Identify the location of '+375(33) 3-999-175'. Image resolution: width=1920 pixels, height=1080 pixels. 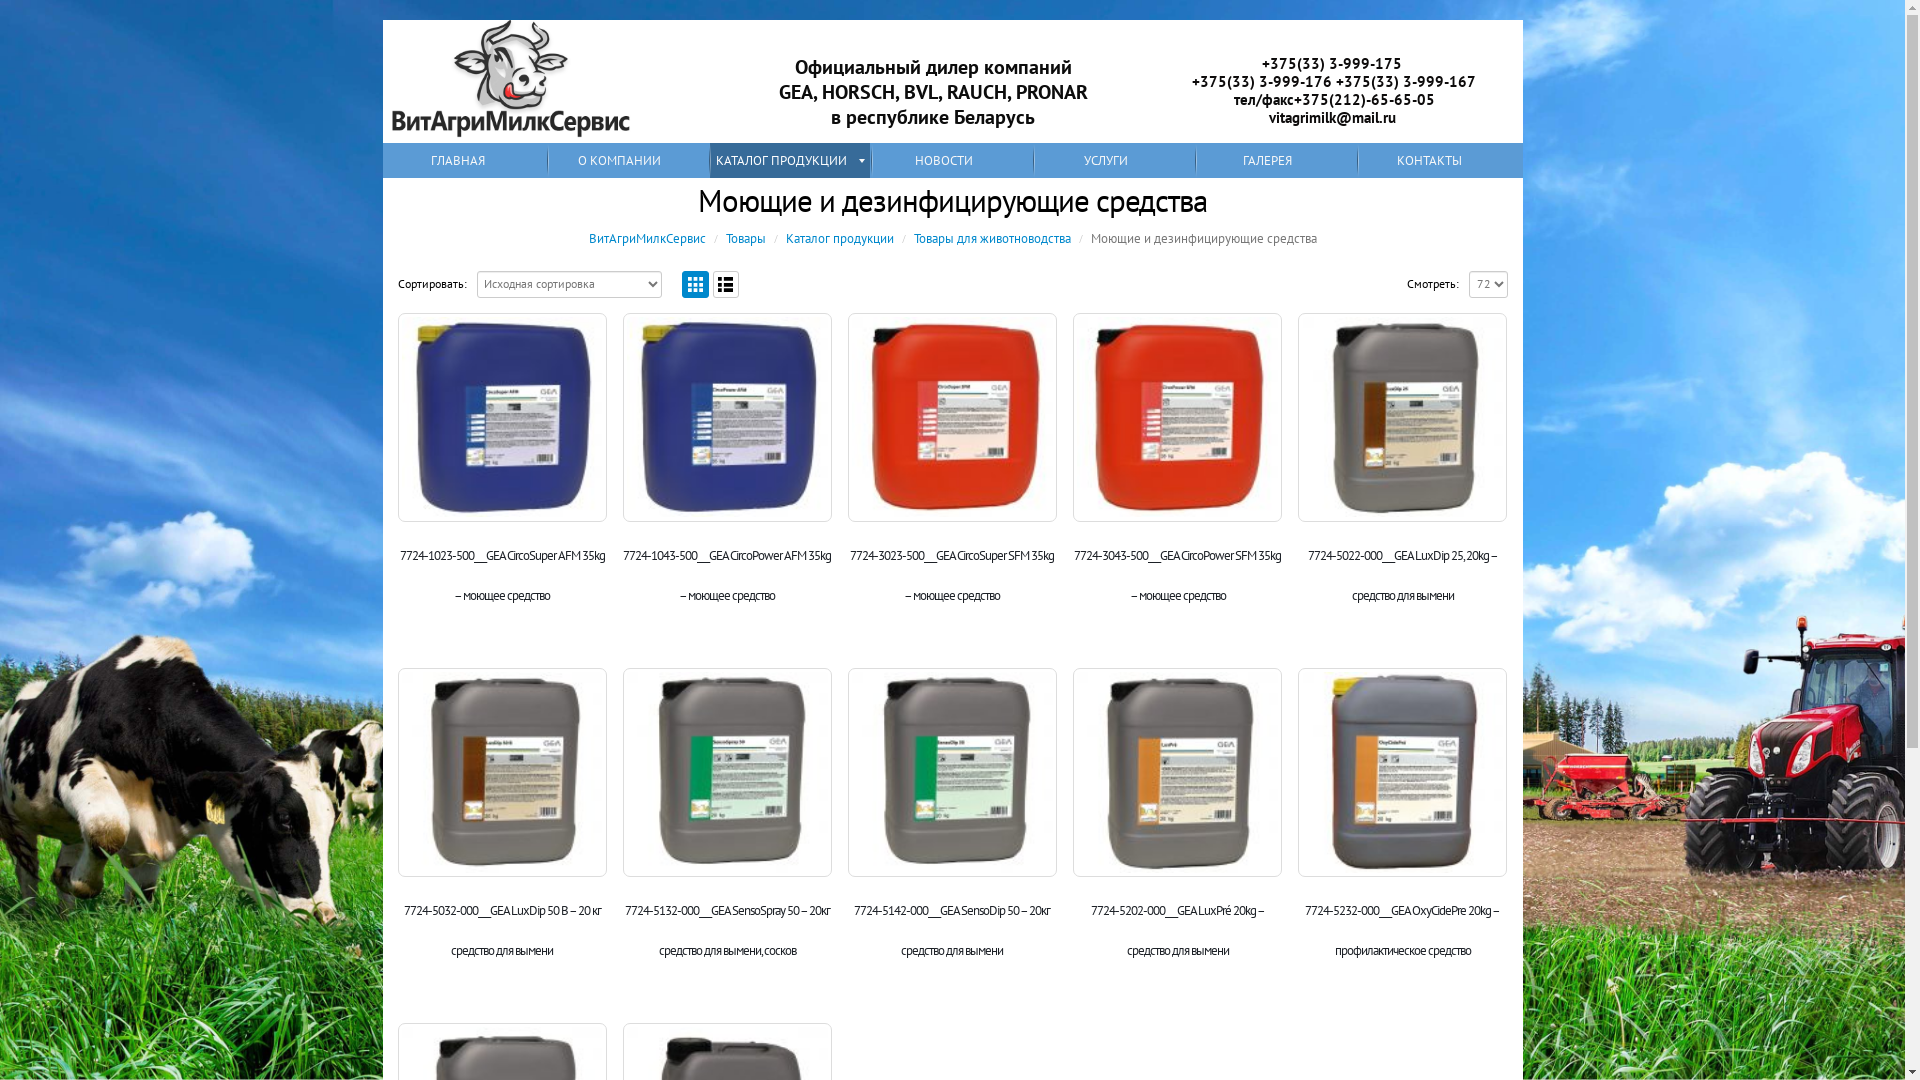
(1332, 62).